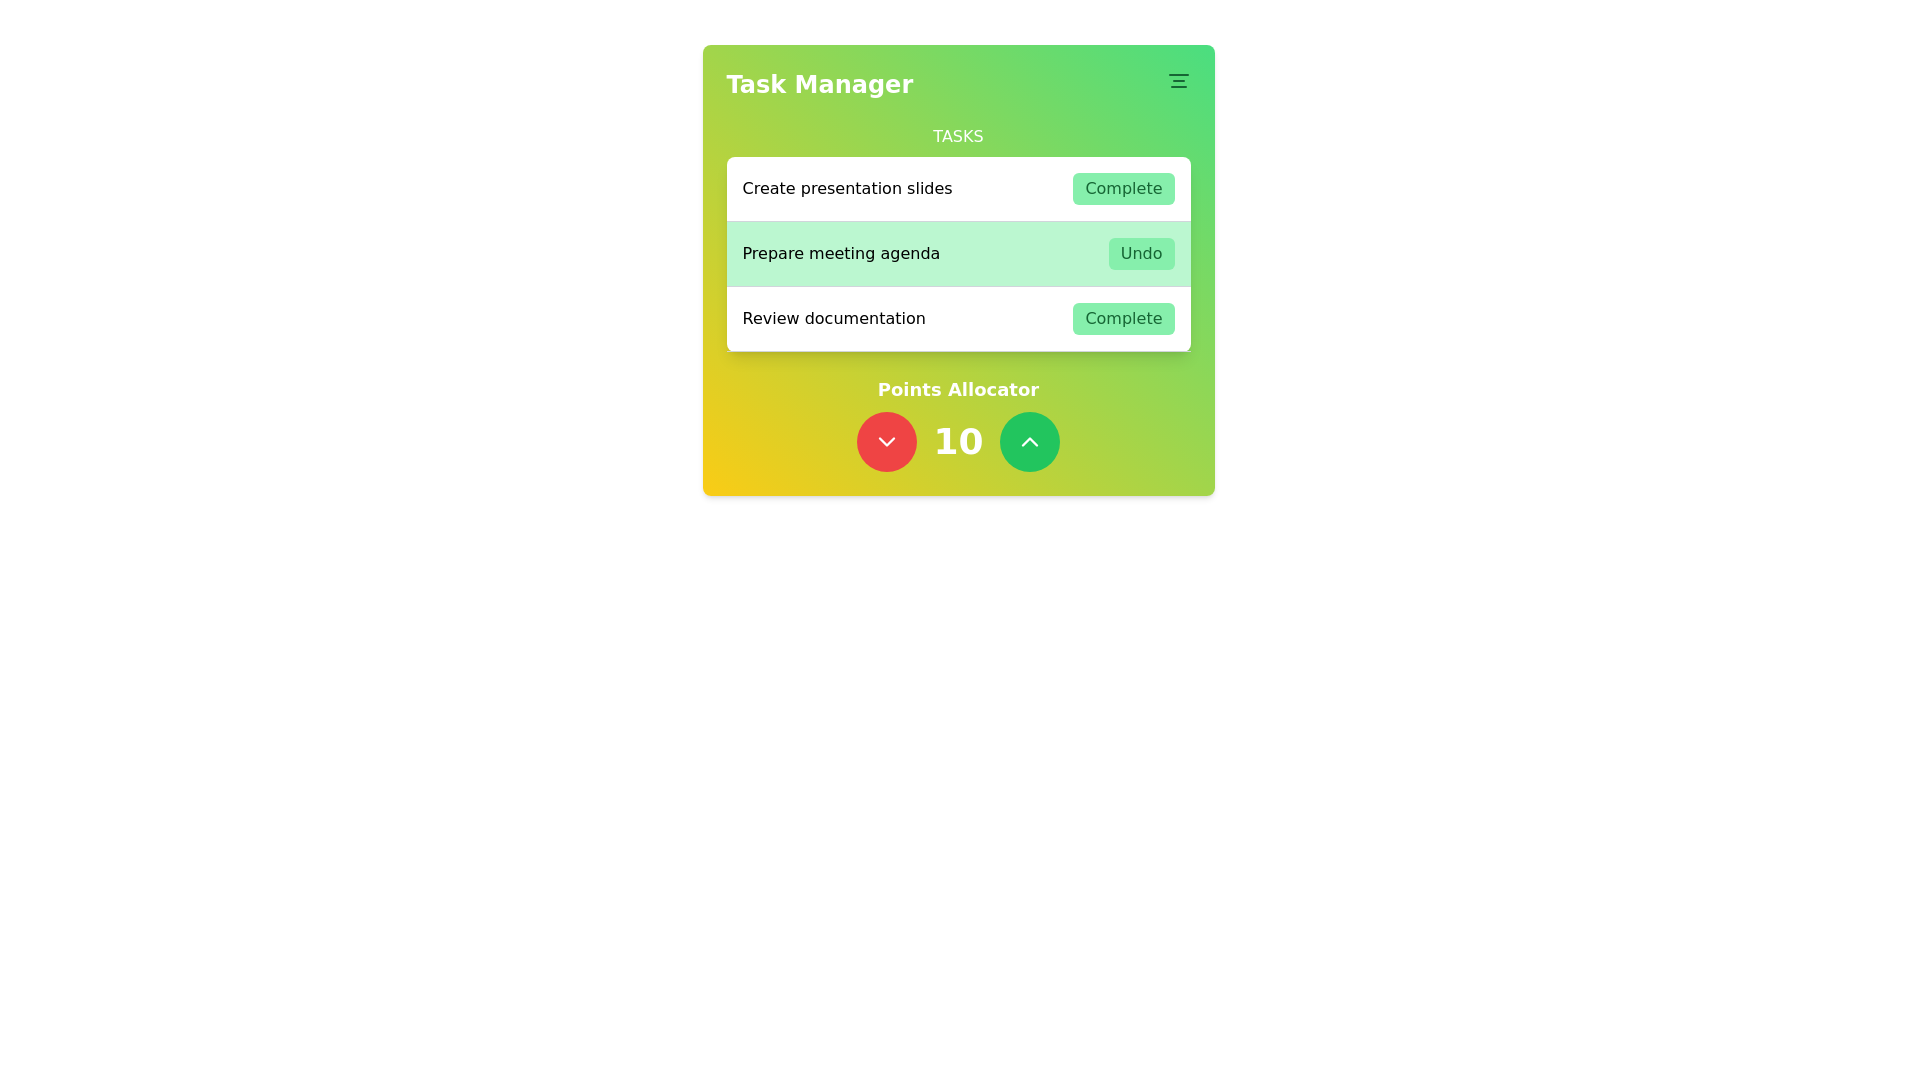  I want to click on the static label displaying the number '10', which is centered in the 'Points Allocator' section between a red button on the left and a green button on the right, so click(957, 441).